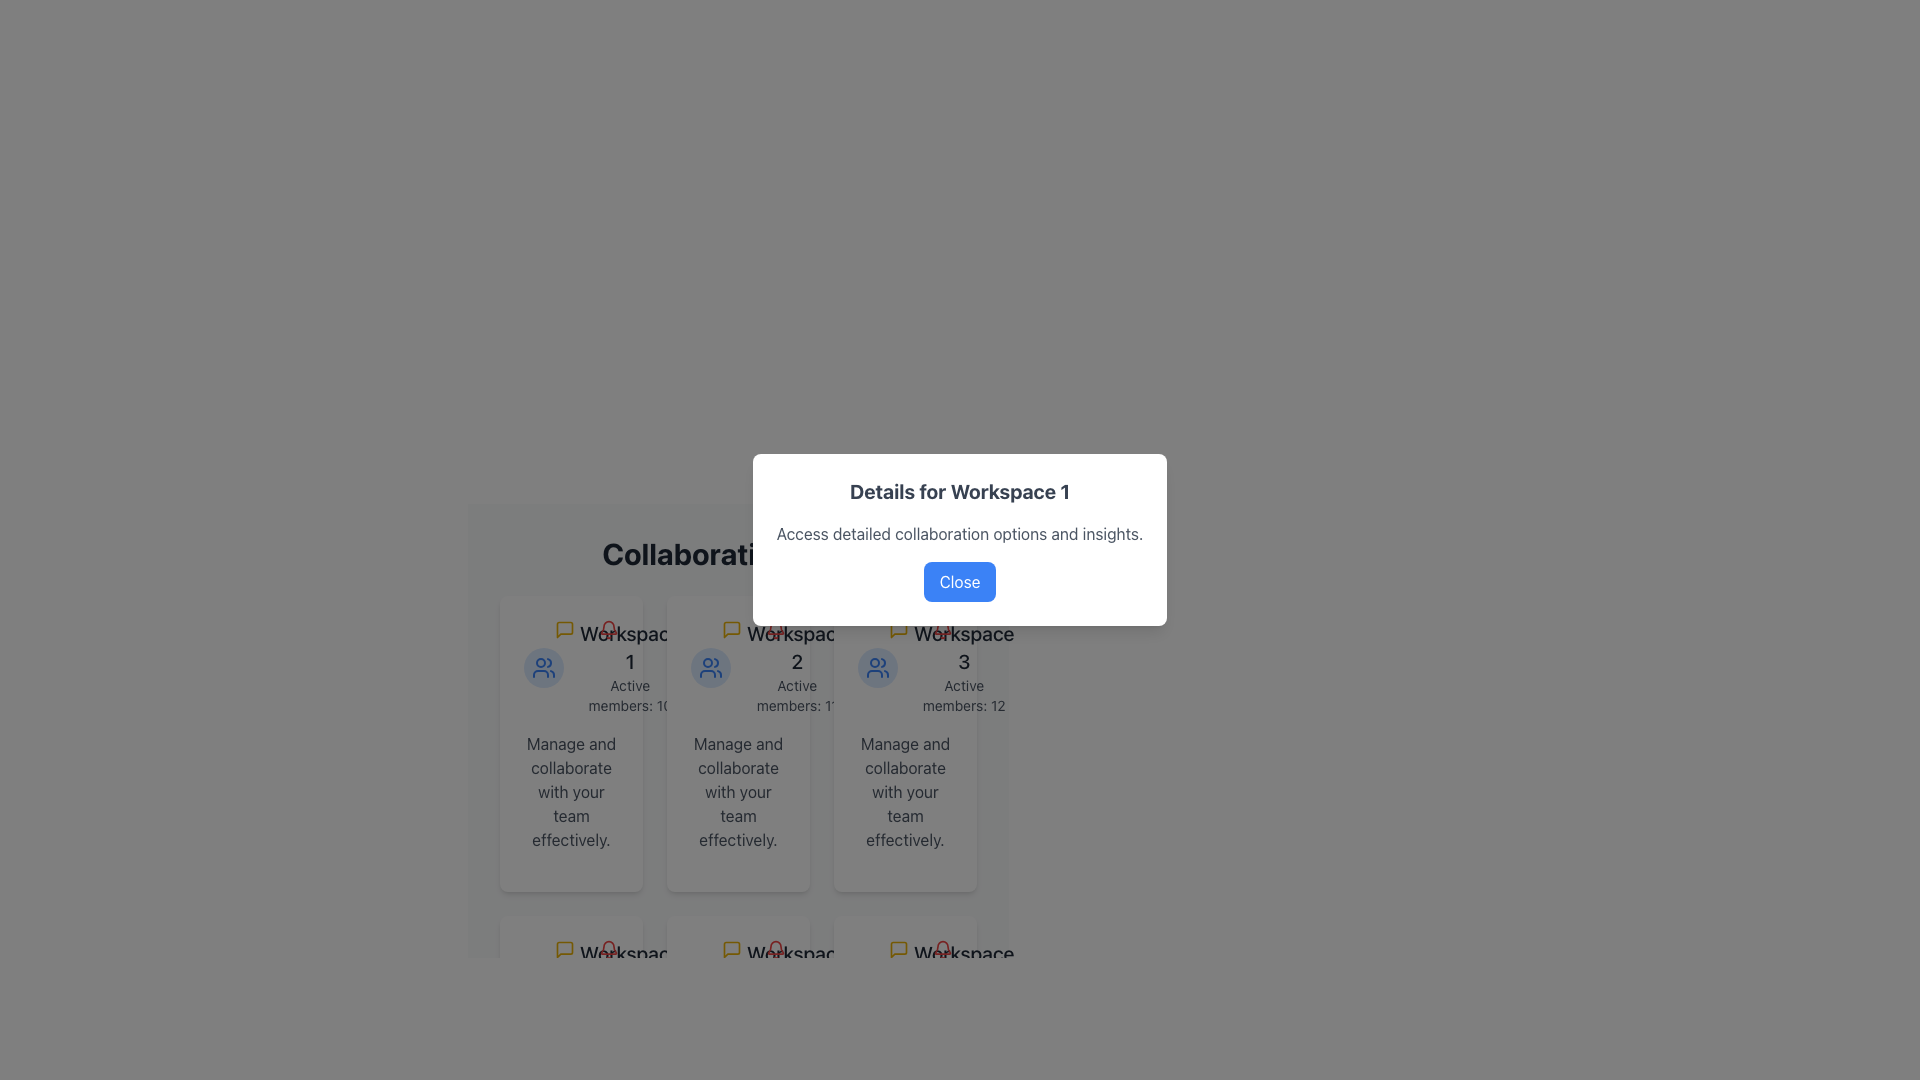  Describe the element at coordinates (904, 744) in the screenshot. I see `the third card in the grid that displays information about a specific workspace` at that location.